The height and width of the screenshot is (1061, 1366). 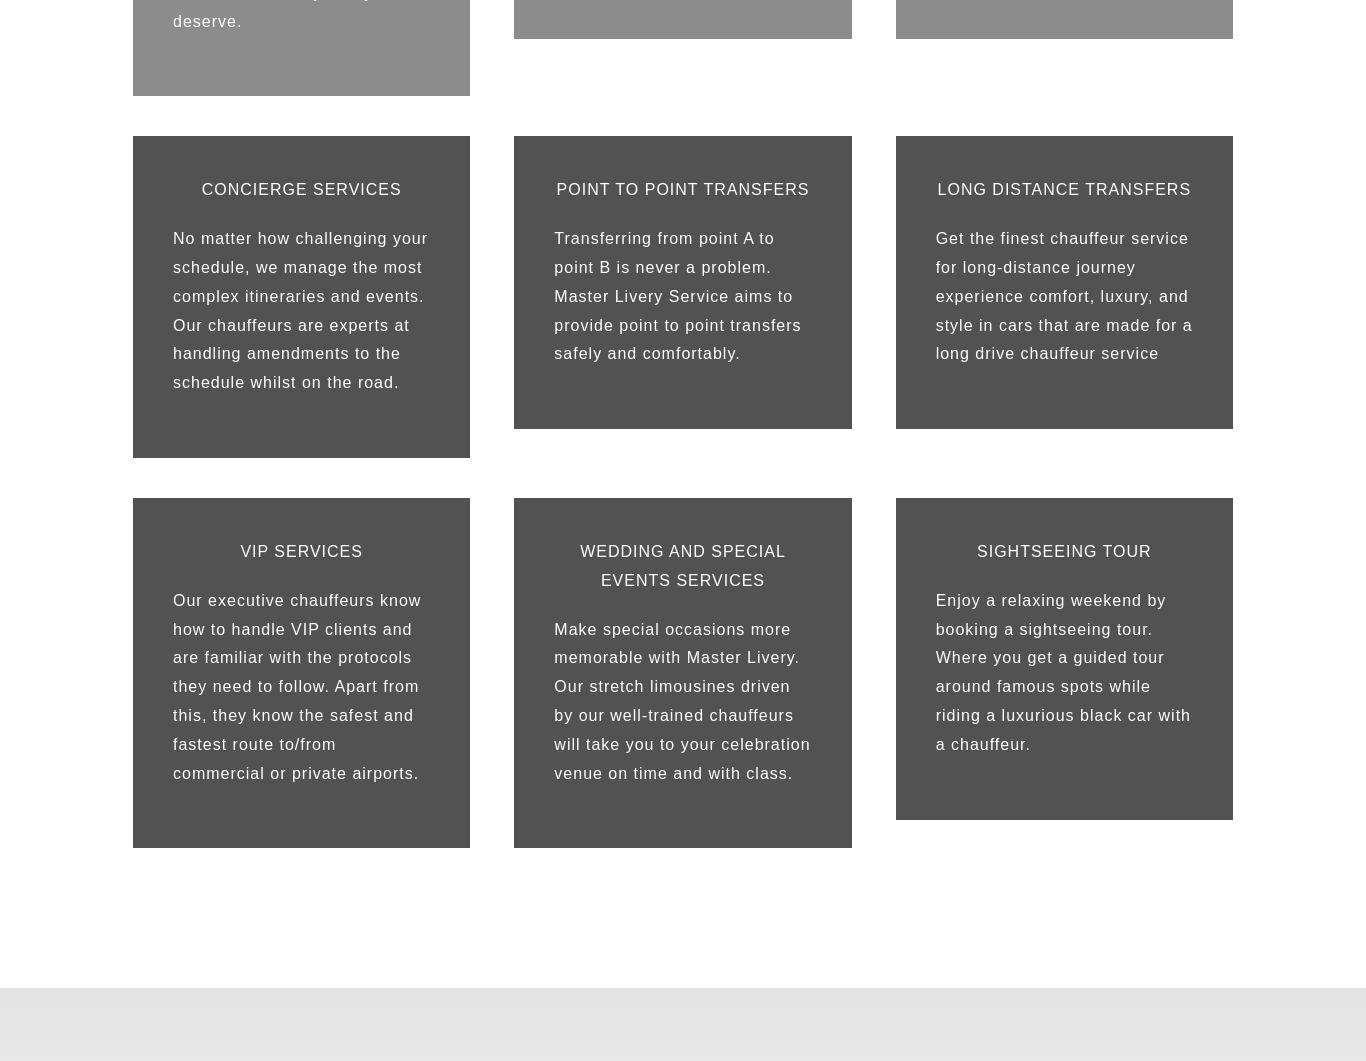 What do you see at coordinates (1062, 188) in the screenshot?
I see `'LONG DISTANCE TRANSFERS'` at bounding box center [1062, 188].